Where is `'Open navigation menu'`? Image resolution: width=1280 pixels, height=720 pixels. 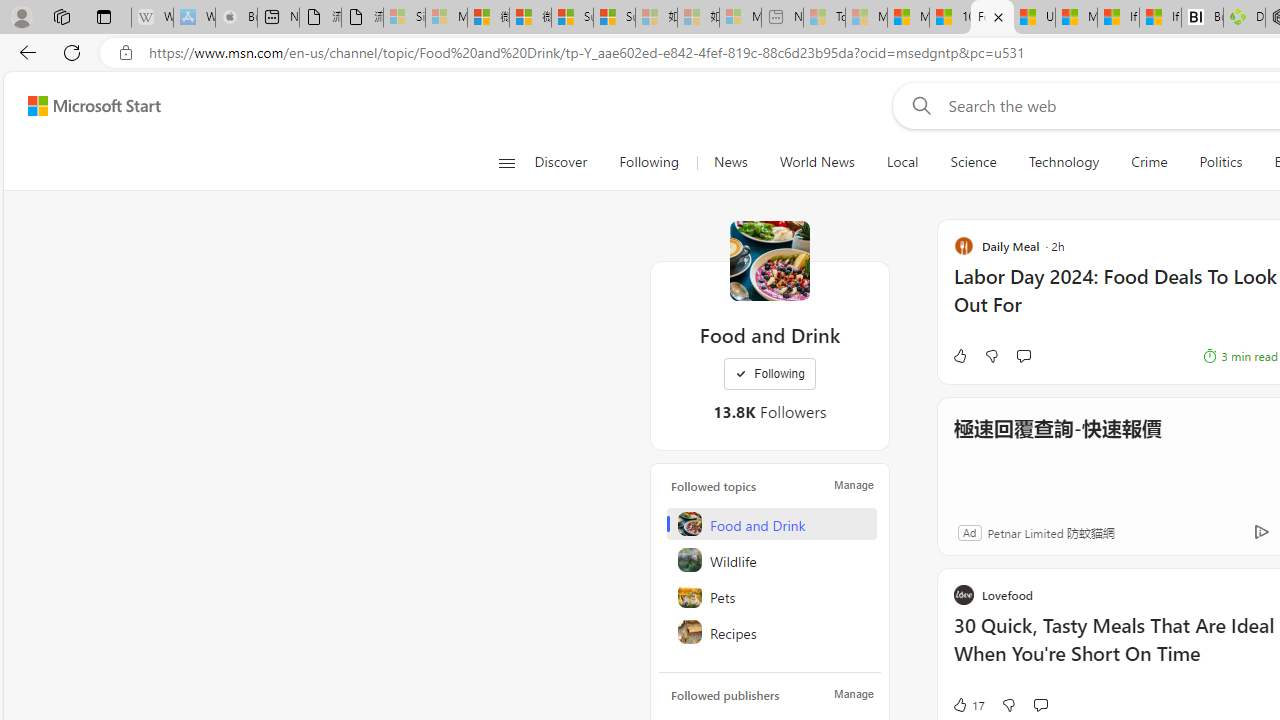
'Open navigation menu' is located at coordinates (506, 162).